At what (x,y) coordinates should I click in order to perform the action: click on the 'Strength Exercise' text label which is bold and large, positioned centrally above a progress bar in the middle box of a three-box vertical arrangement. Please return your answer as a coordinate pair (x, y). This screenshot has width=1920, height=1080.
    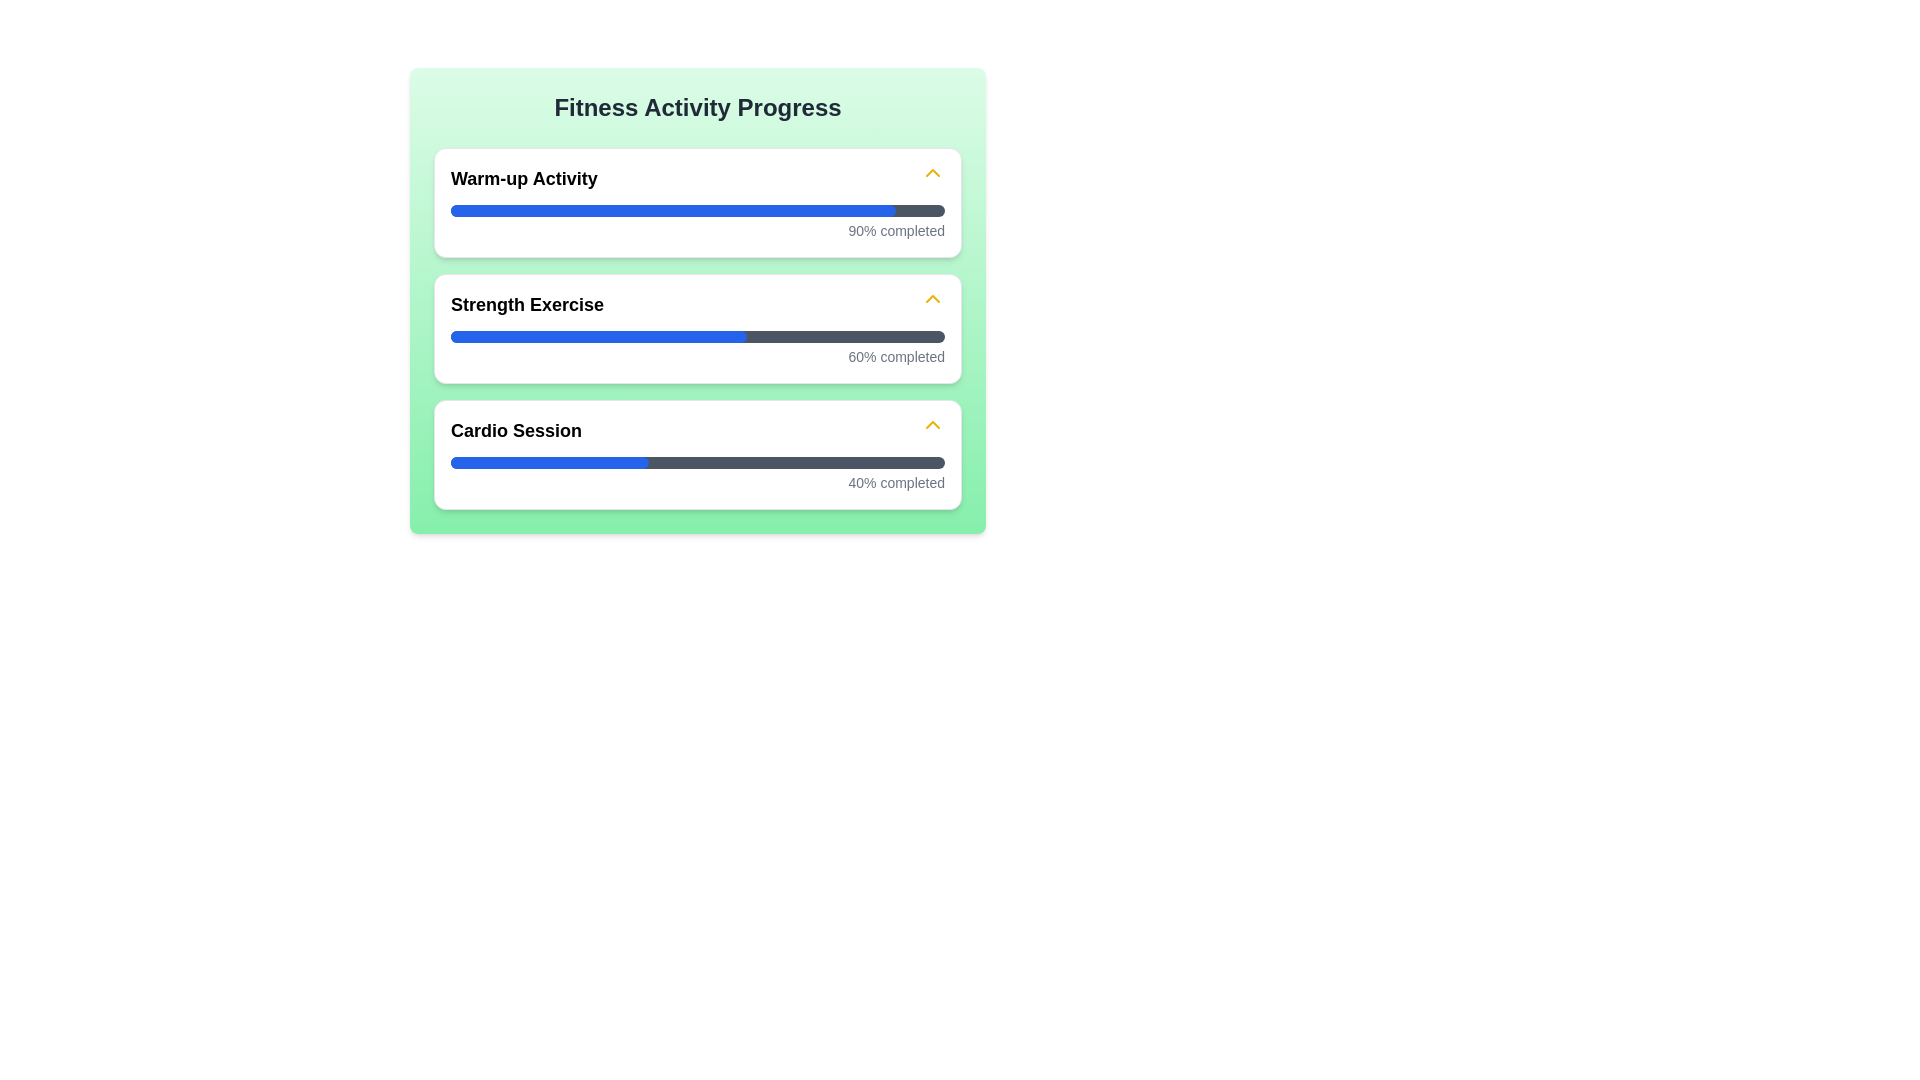
    Looking at the image, I should click on (527, 304).